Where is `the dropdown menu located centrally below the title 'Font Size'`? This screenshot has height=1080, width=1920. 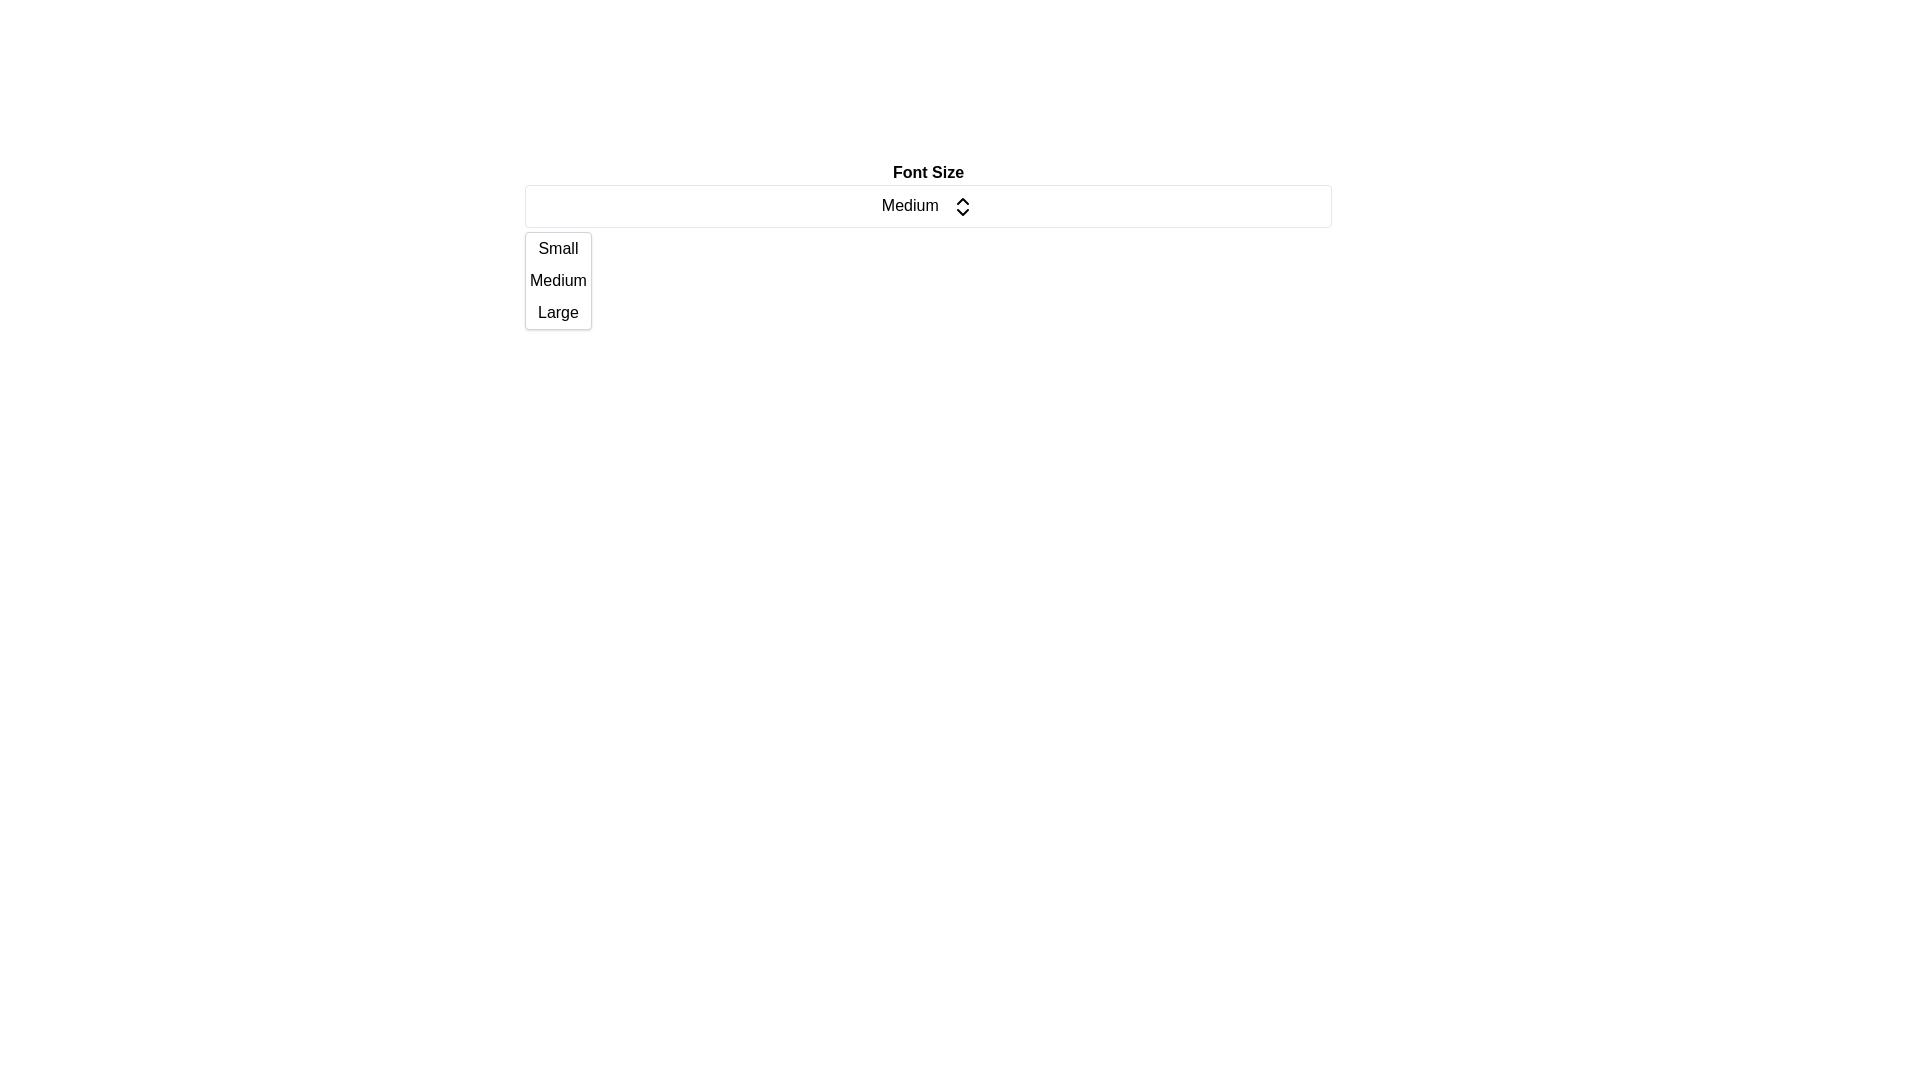 the dropdown menu located centrally below the title 'Font Size' is located at coordinates (927, 194).